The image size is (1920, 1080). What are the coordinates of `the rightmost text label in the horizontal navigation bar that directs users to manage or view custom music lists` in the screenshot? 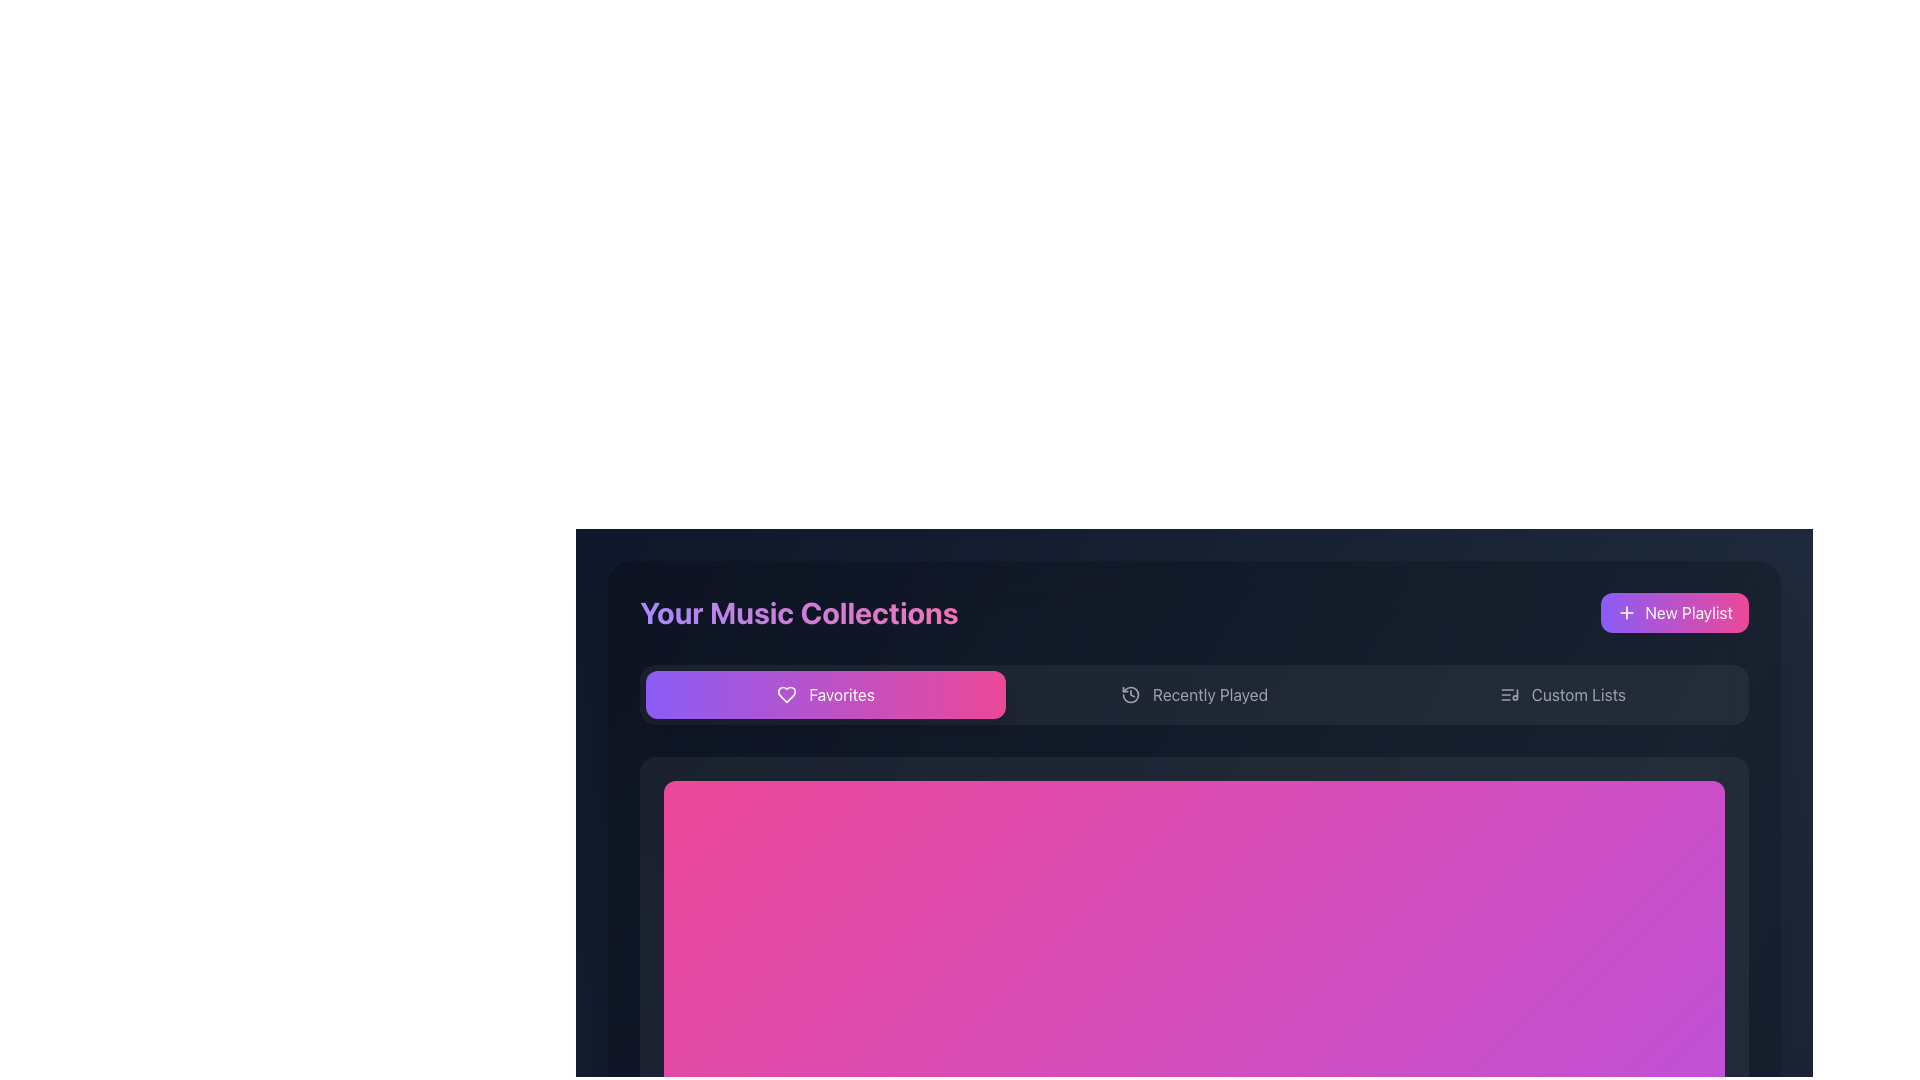 It's located at (1577, 693).